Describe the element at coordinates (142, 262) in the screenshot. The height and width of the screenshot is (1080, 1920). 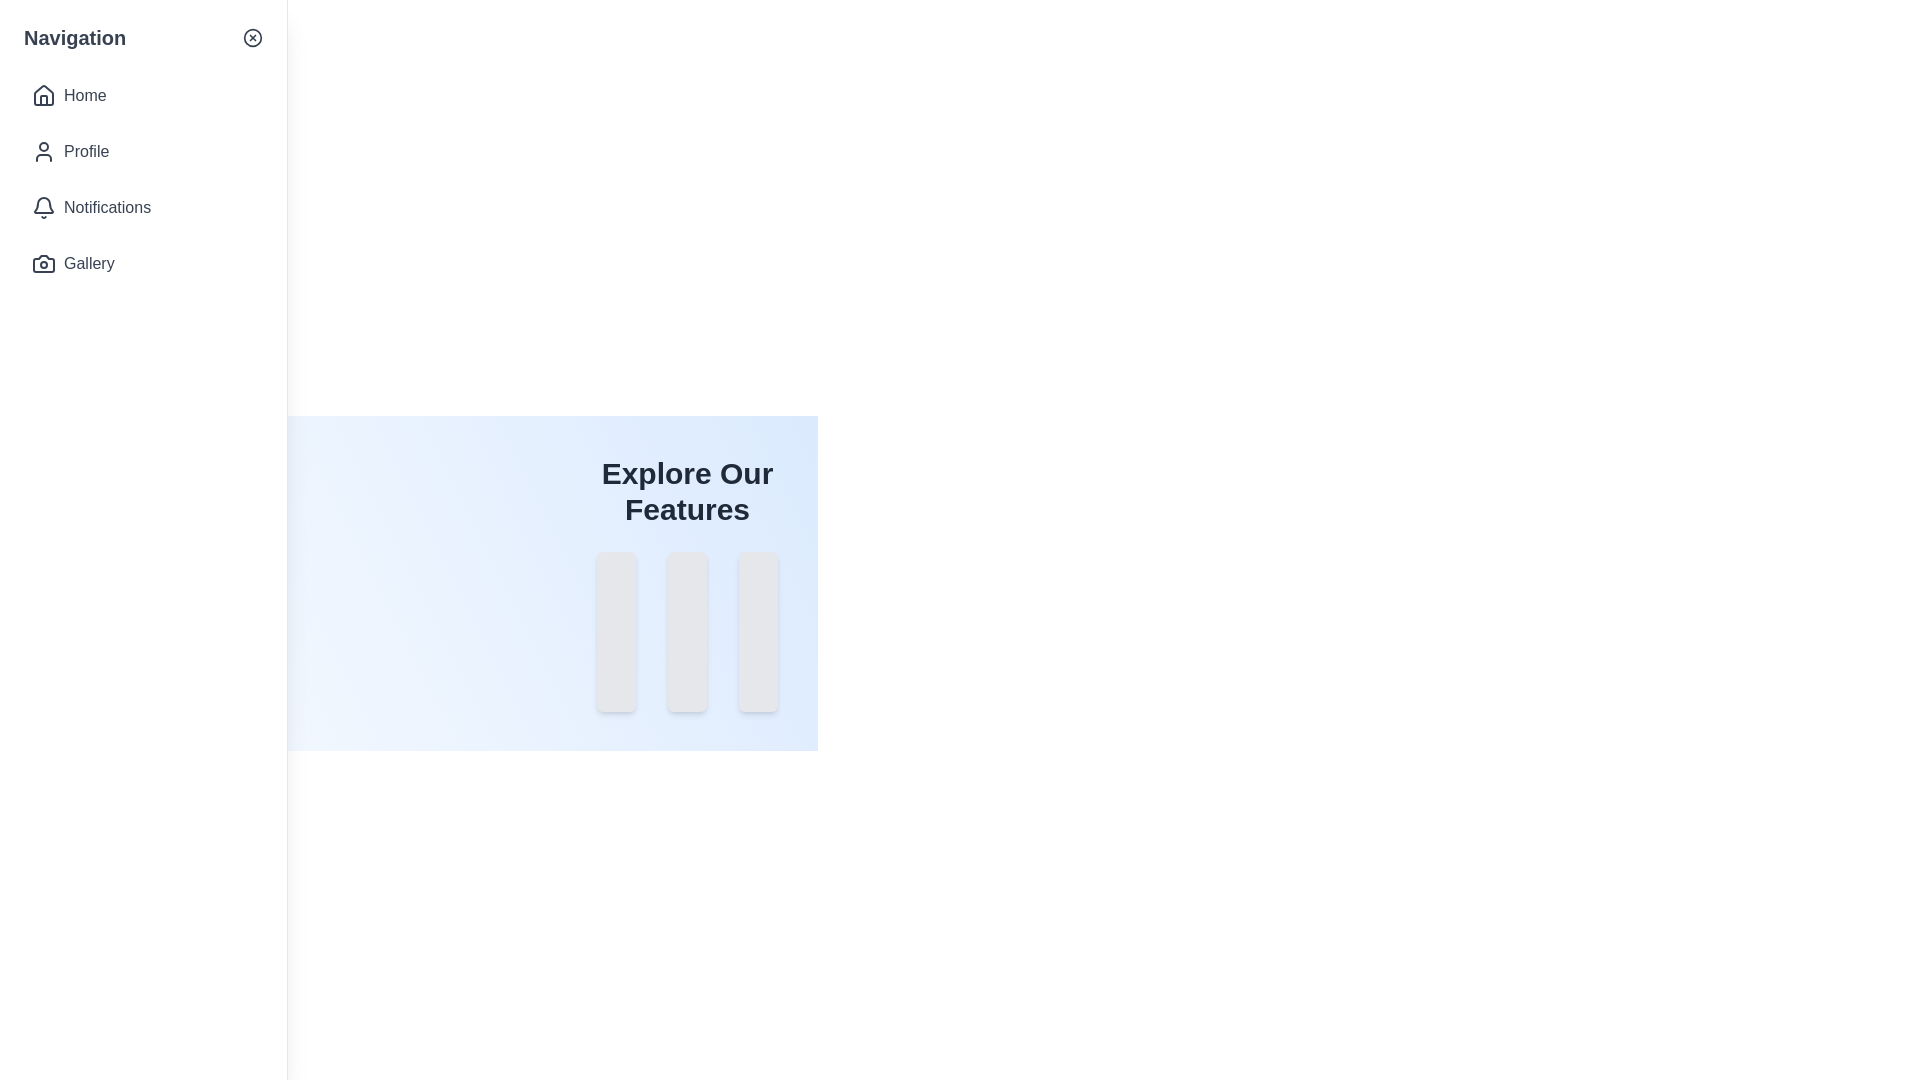
I see `the 'Gallery' navigation menu item, which is the fourth item in the vertical navigation panel` at that location.